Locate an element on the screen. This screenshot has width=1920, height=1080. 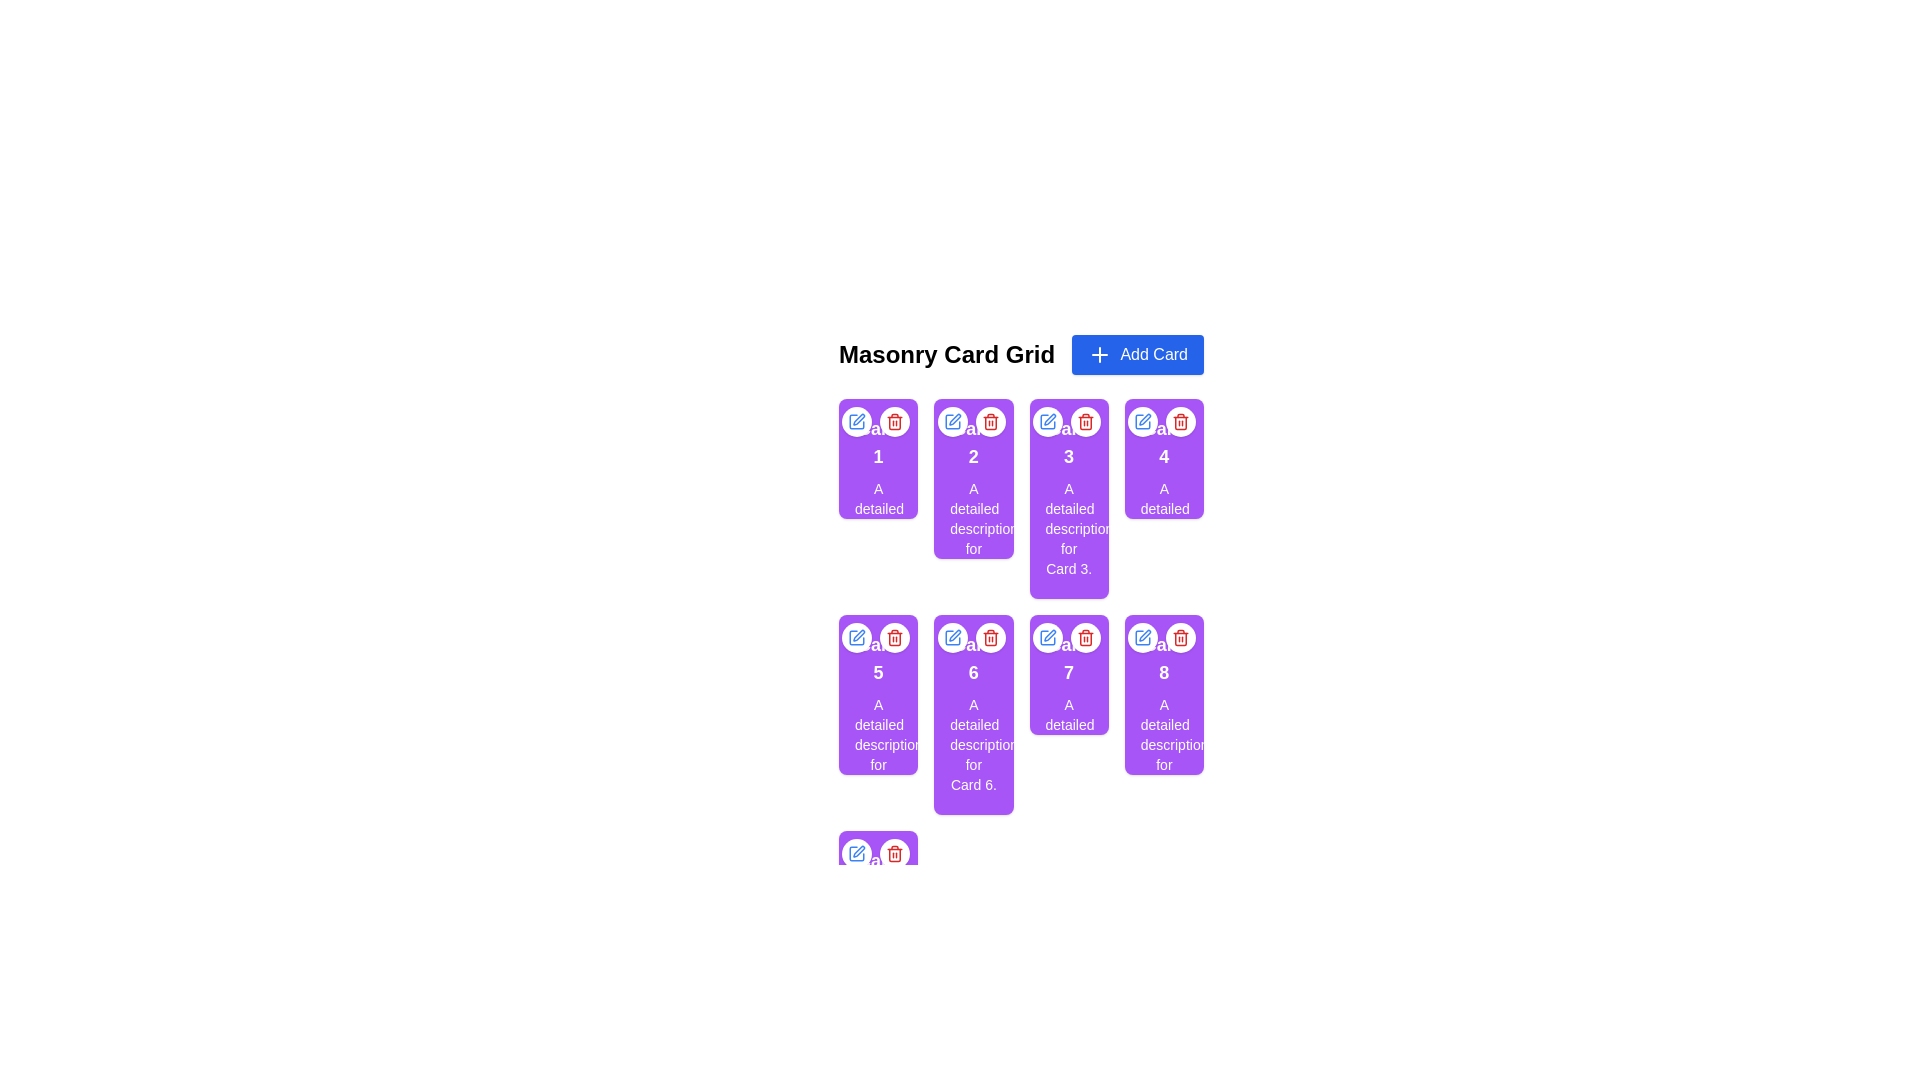
the text block with a bold purple background containing the text '1', located in the first card of the masonry grid layout is located at coordinates (878, 442).